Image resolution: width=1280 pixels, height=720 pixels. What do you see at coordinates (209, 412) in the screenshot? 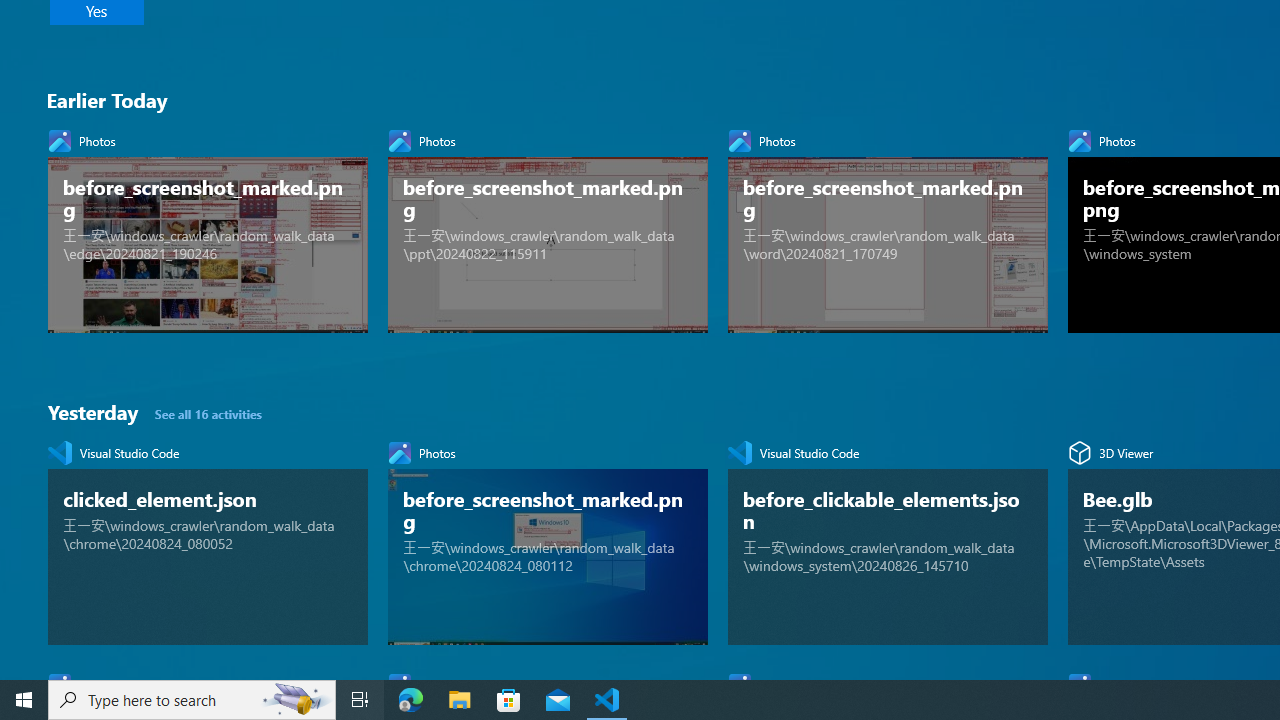
I see `'See all 16 activities'` at bounding box center [209, 412].